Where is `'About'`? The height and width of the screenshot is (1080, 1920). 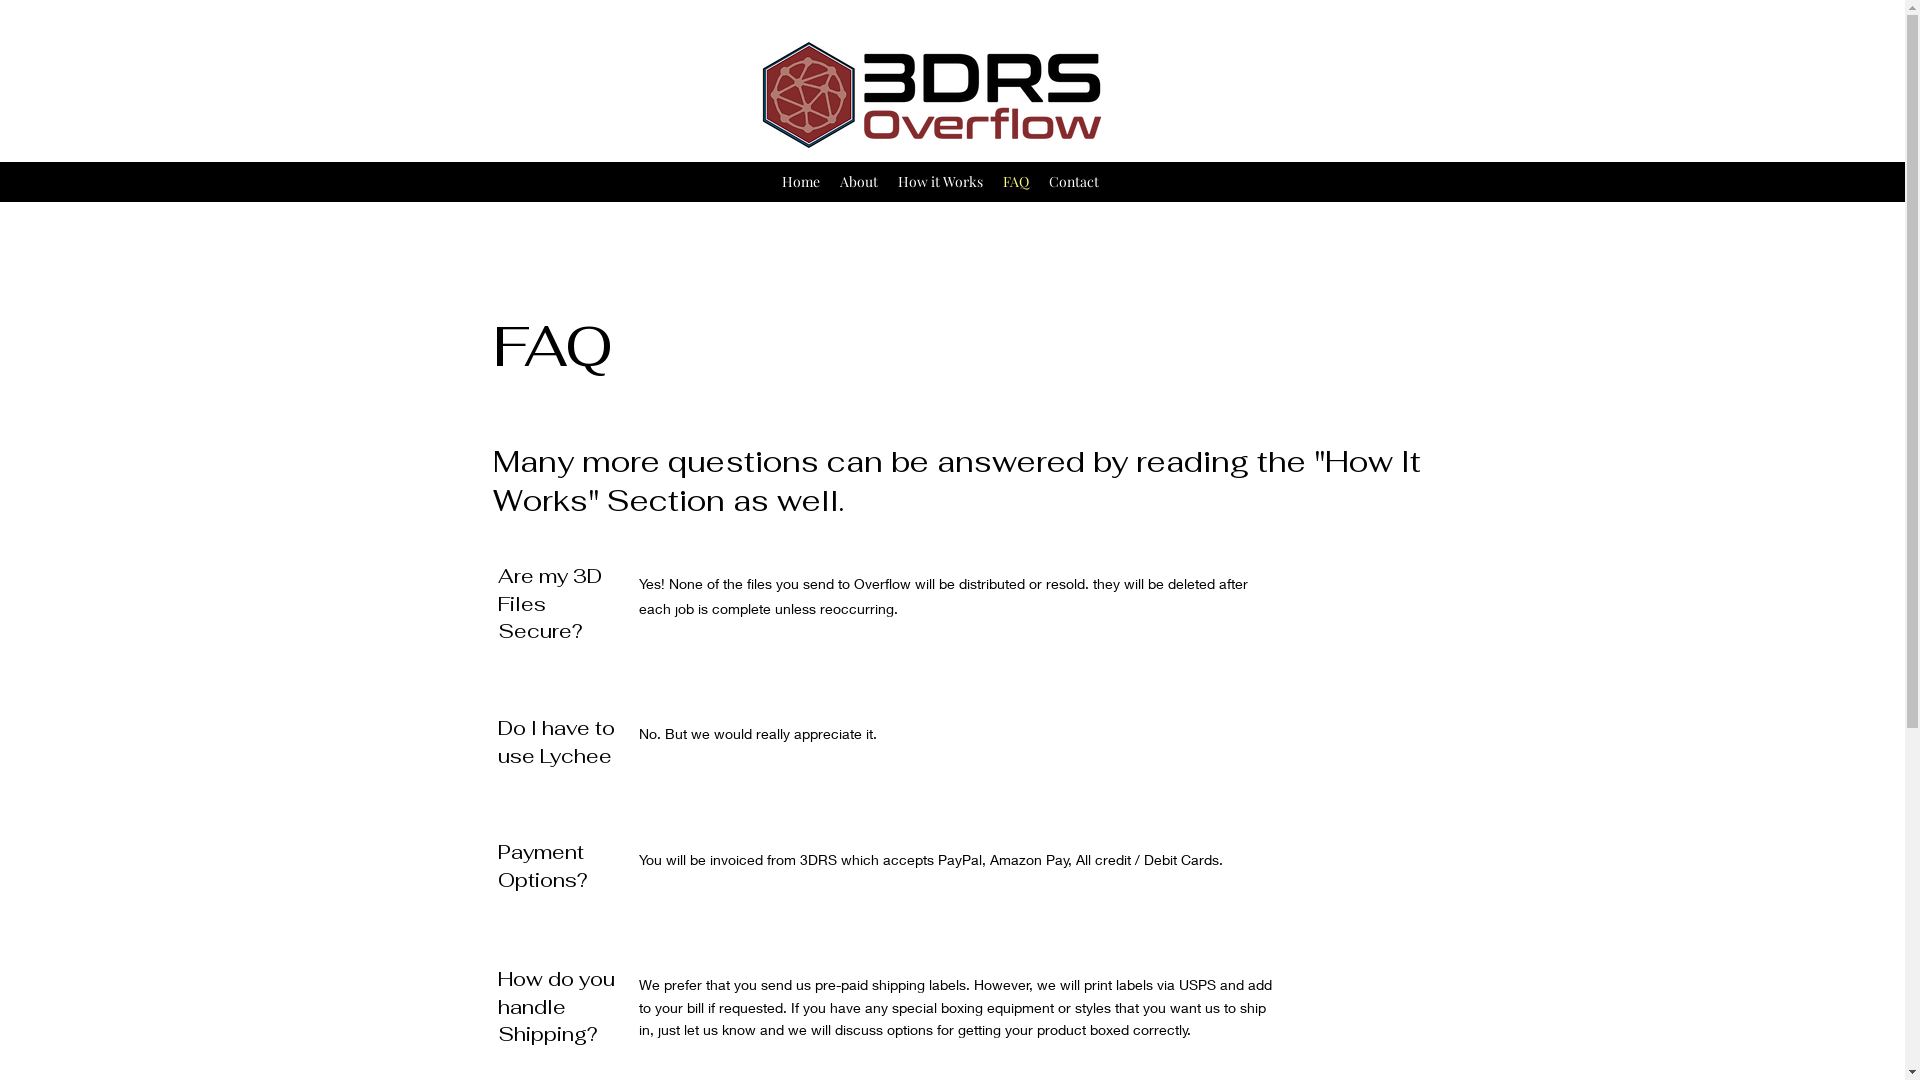
'About' is located at coordinates (859, 181).